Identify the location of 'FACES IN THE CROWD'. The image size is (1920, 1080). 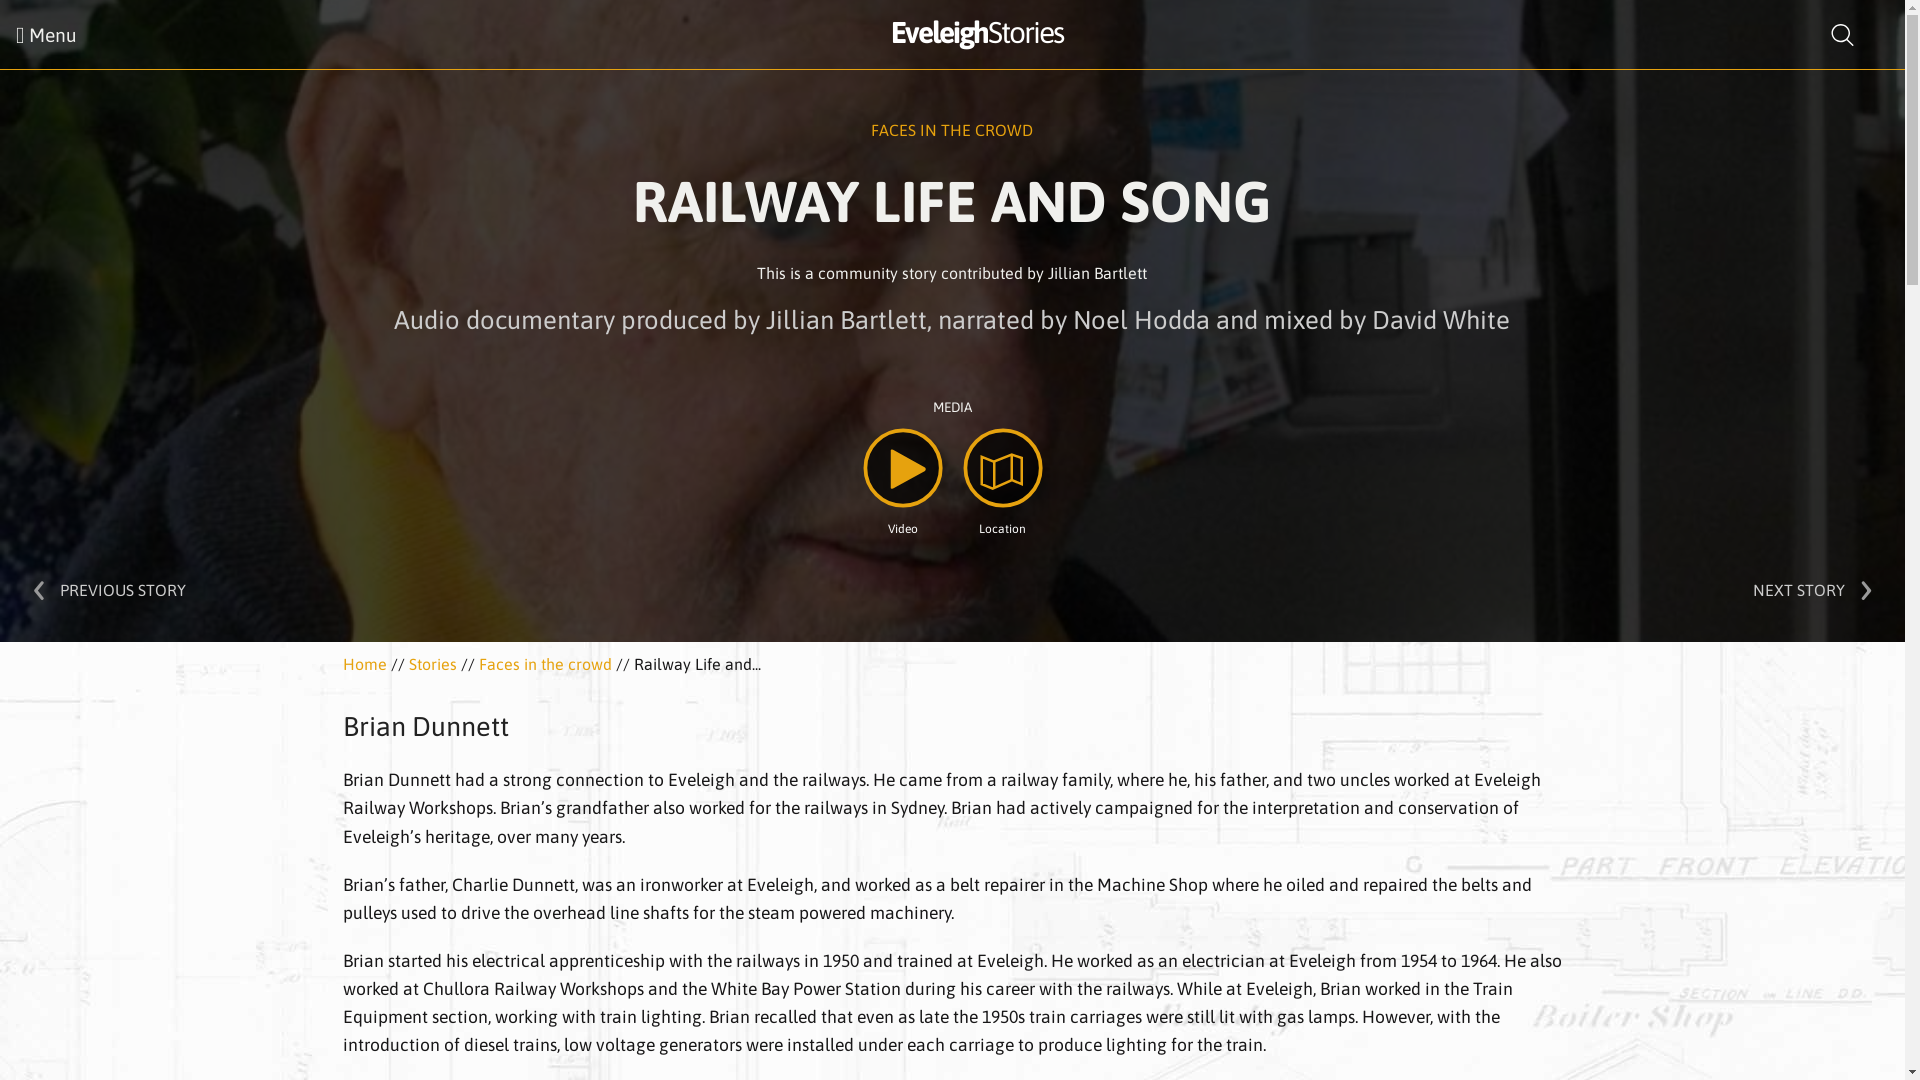
(950, 130).